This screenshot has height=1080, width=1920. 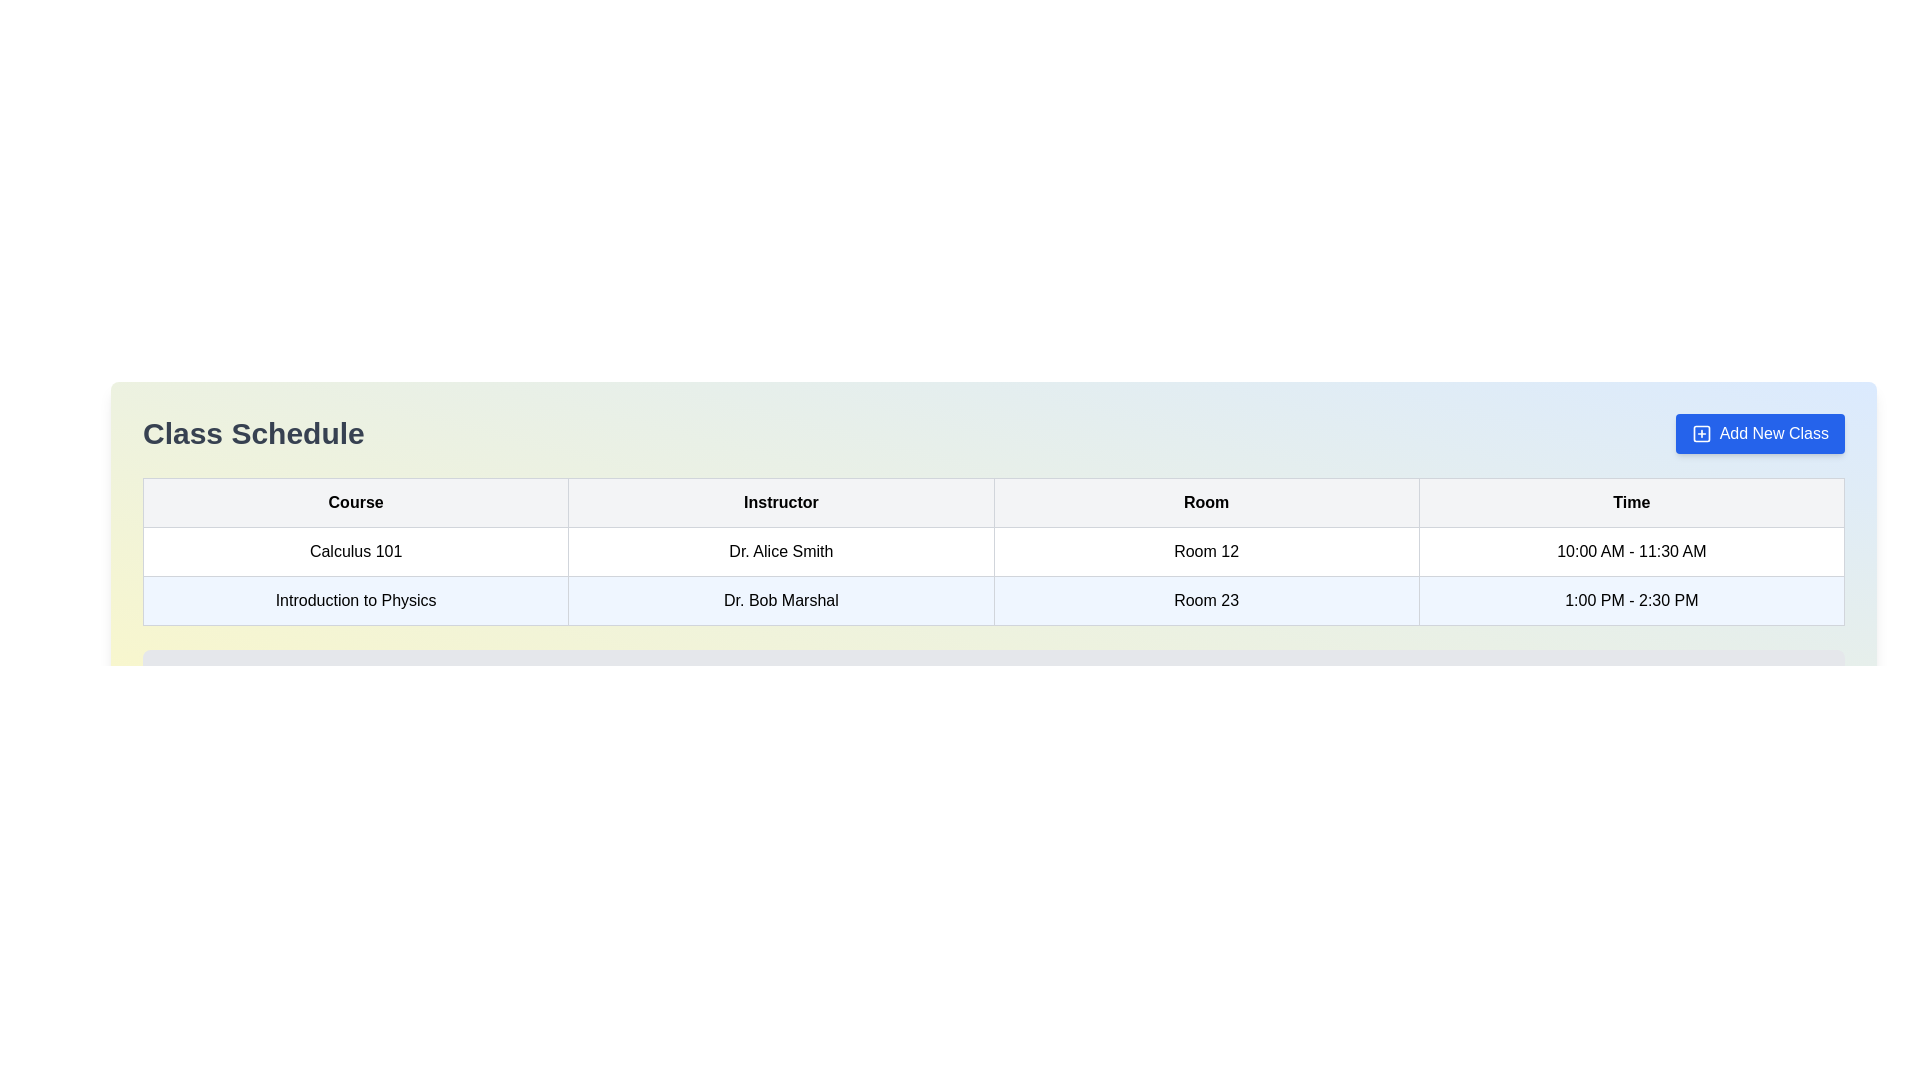 What do you see at coordinates (1631, 600) in the screenshot?
I see `the static text element displaying '1:00 PM - 2:30 PM' in the fourth column of the second row of the 'Class Schedule' table` at bounding box center [1631, 600].